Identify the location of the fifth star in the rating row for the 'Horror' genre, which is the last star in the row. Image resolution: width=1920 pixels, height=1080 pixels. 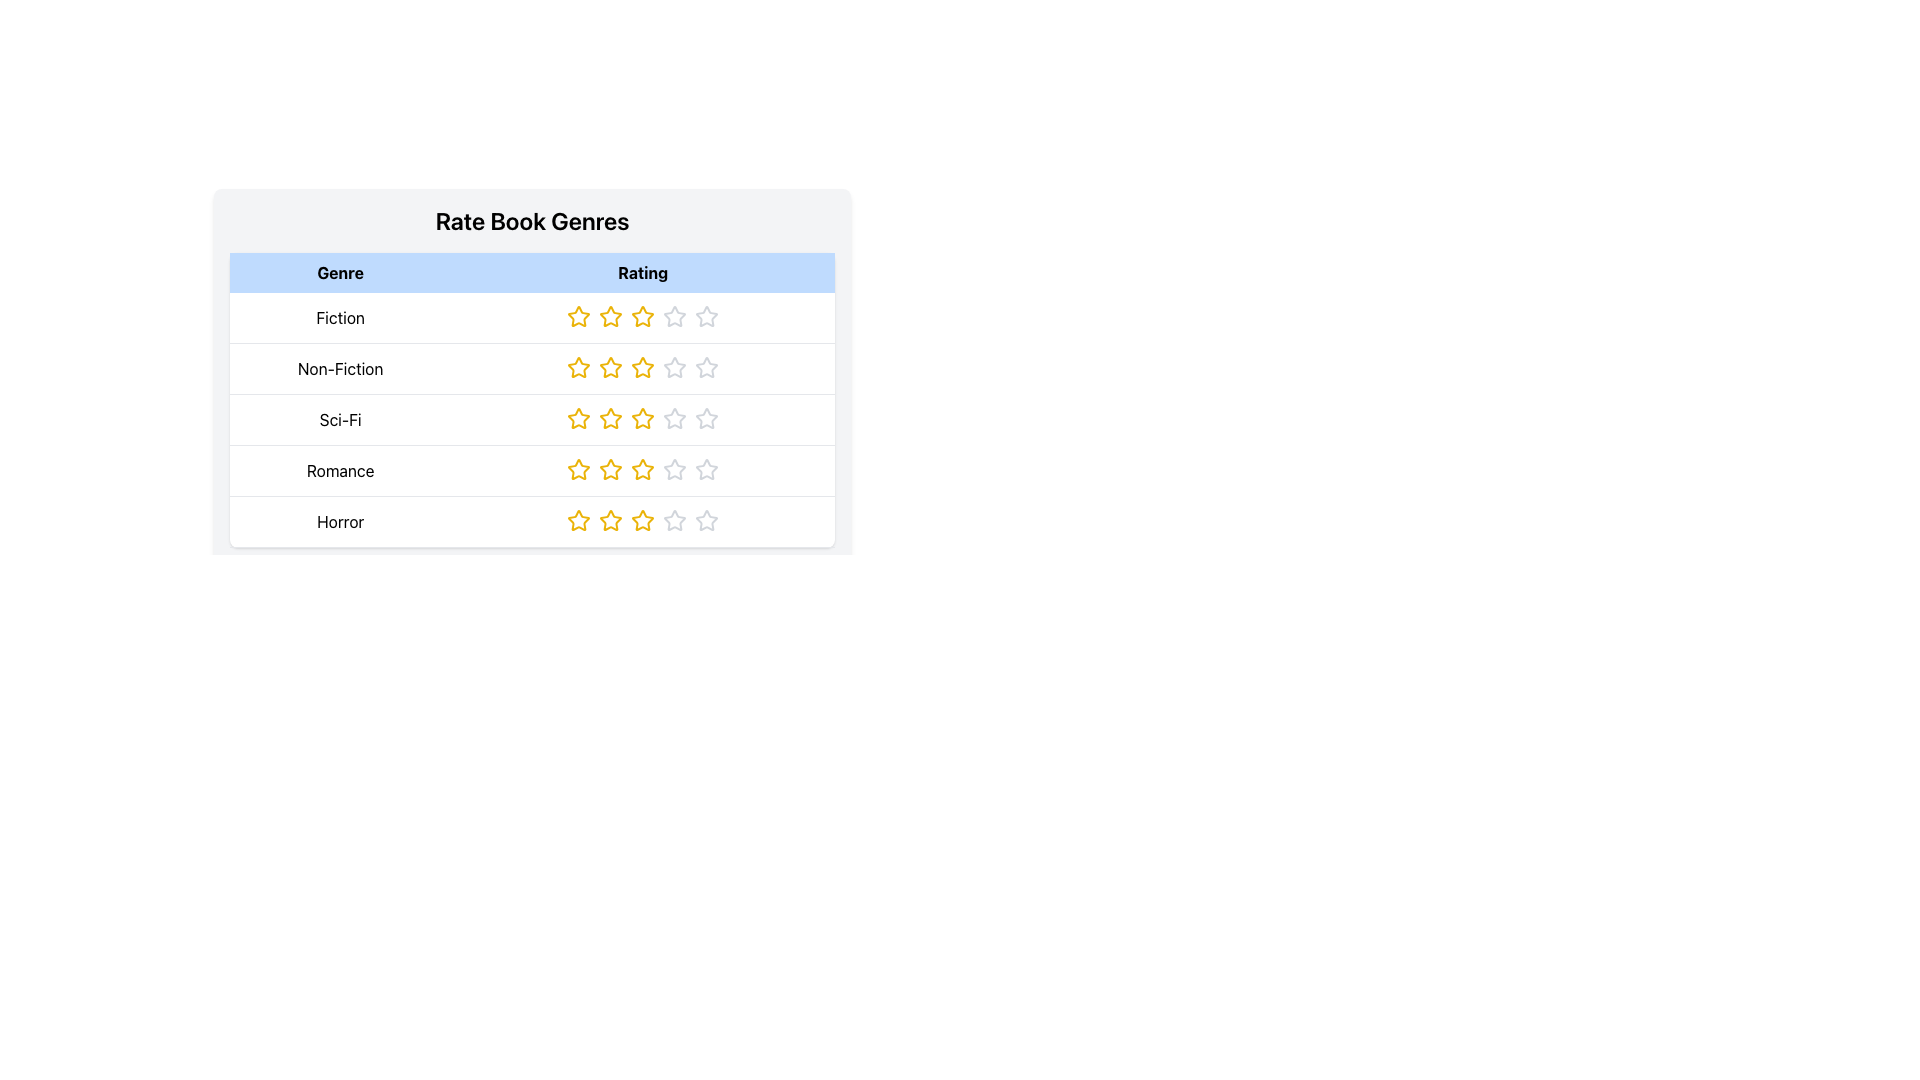
(707, 519).